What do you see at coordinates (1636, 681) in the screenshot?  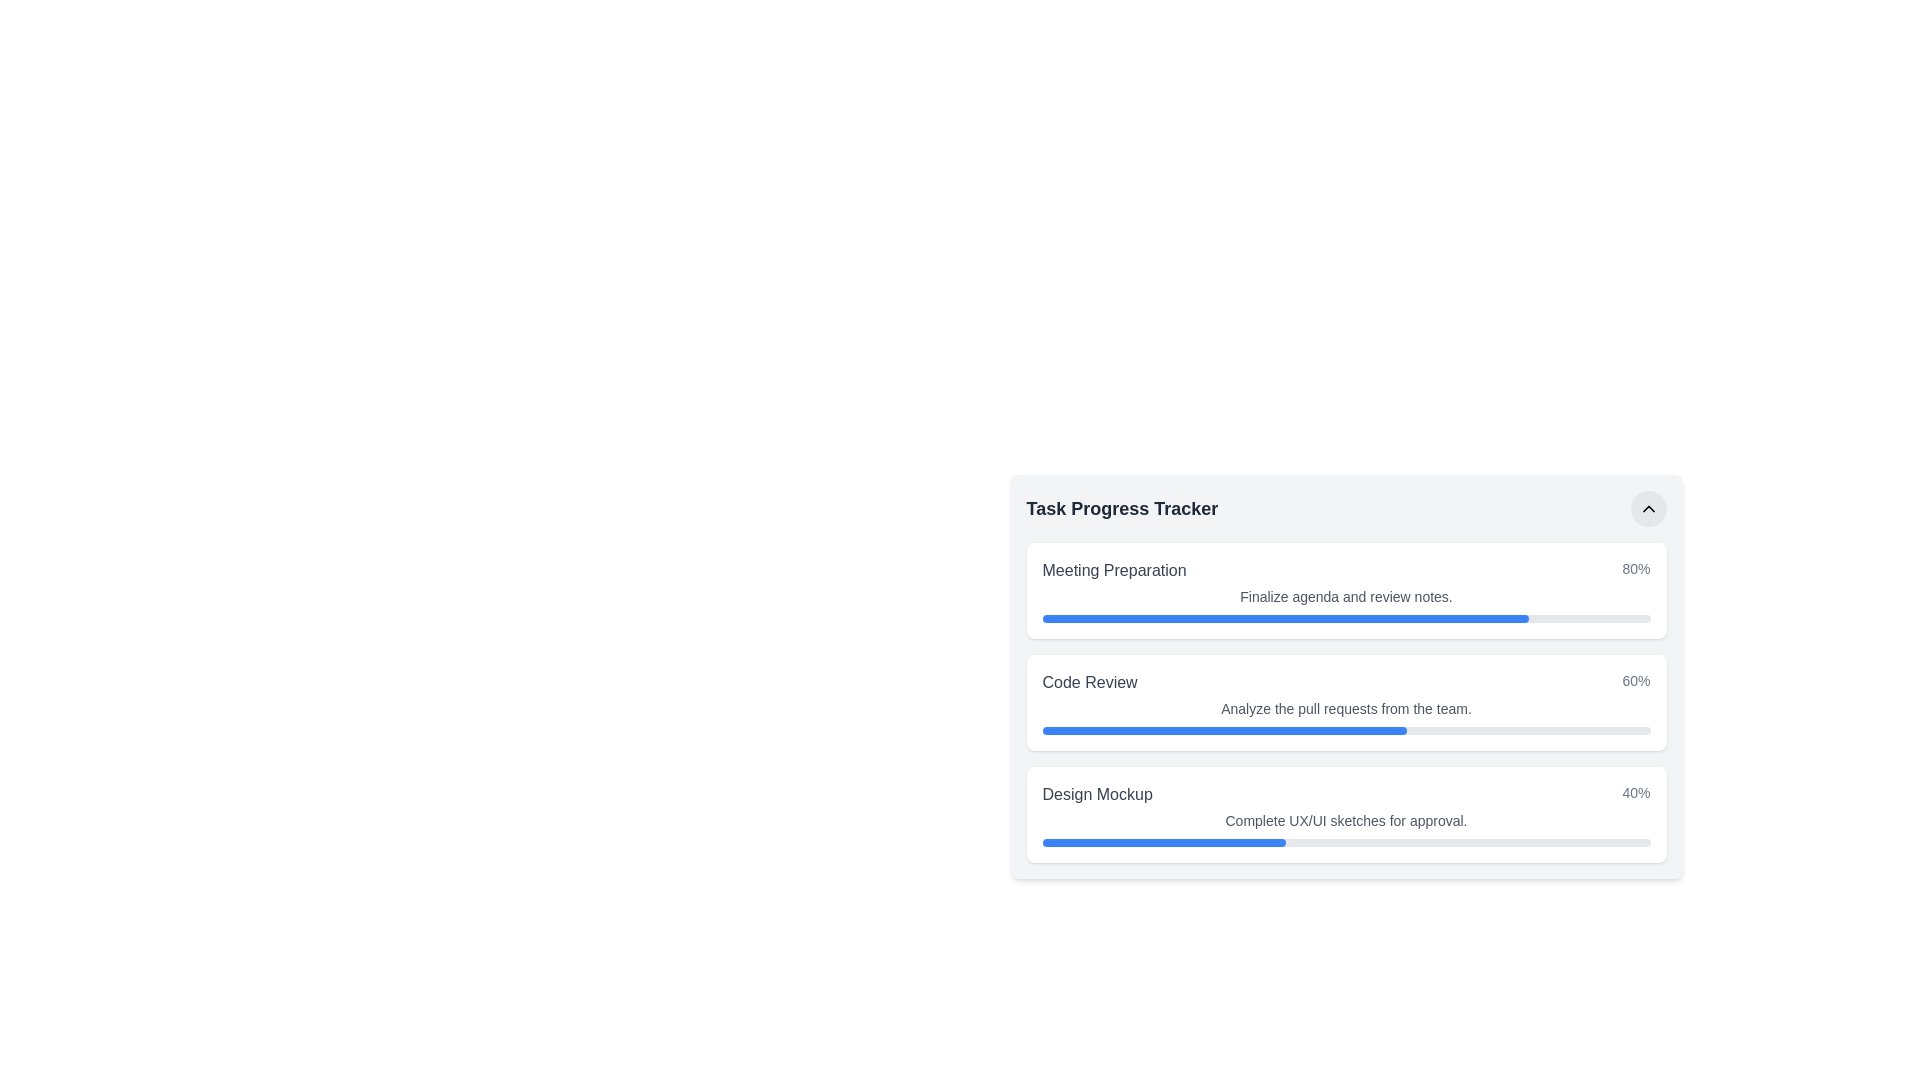 I see `the static text label displaying the progress of the 'Code Review' task, which indicates that 60% of the task is completed, located on the top-right side of the 'Code Review' section` at bounding box center [1636, 681].